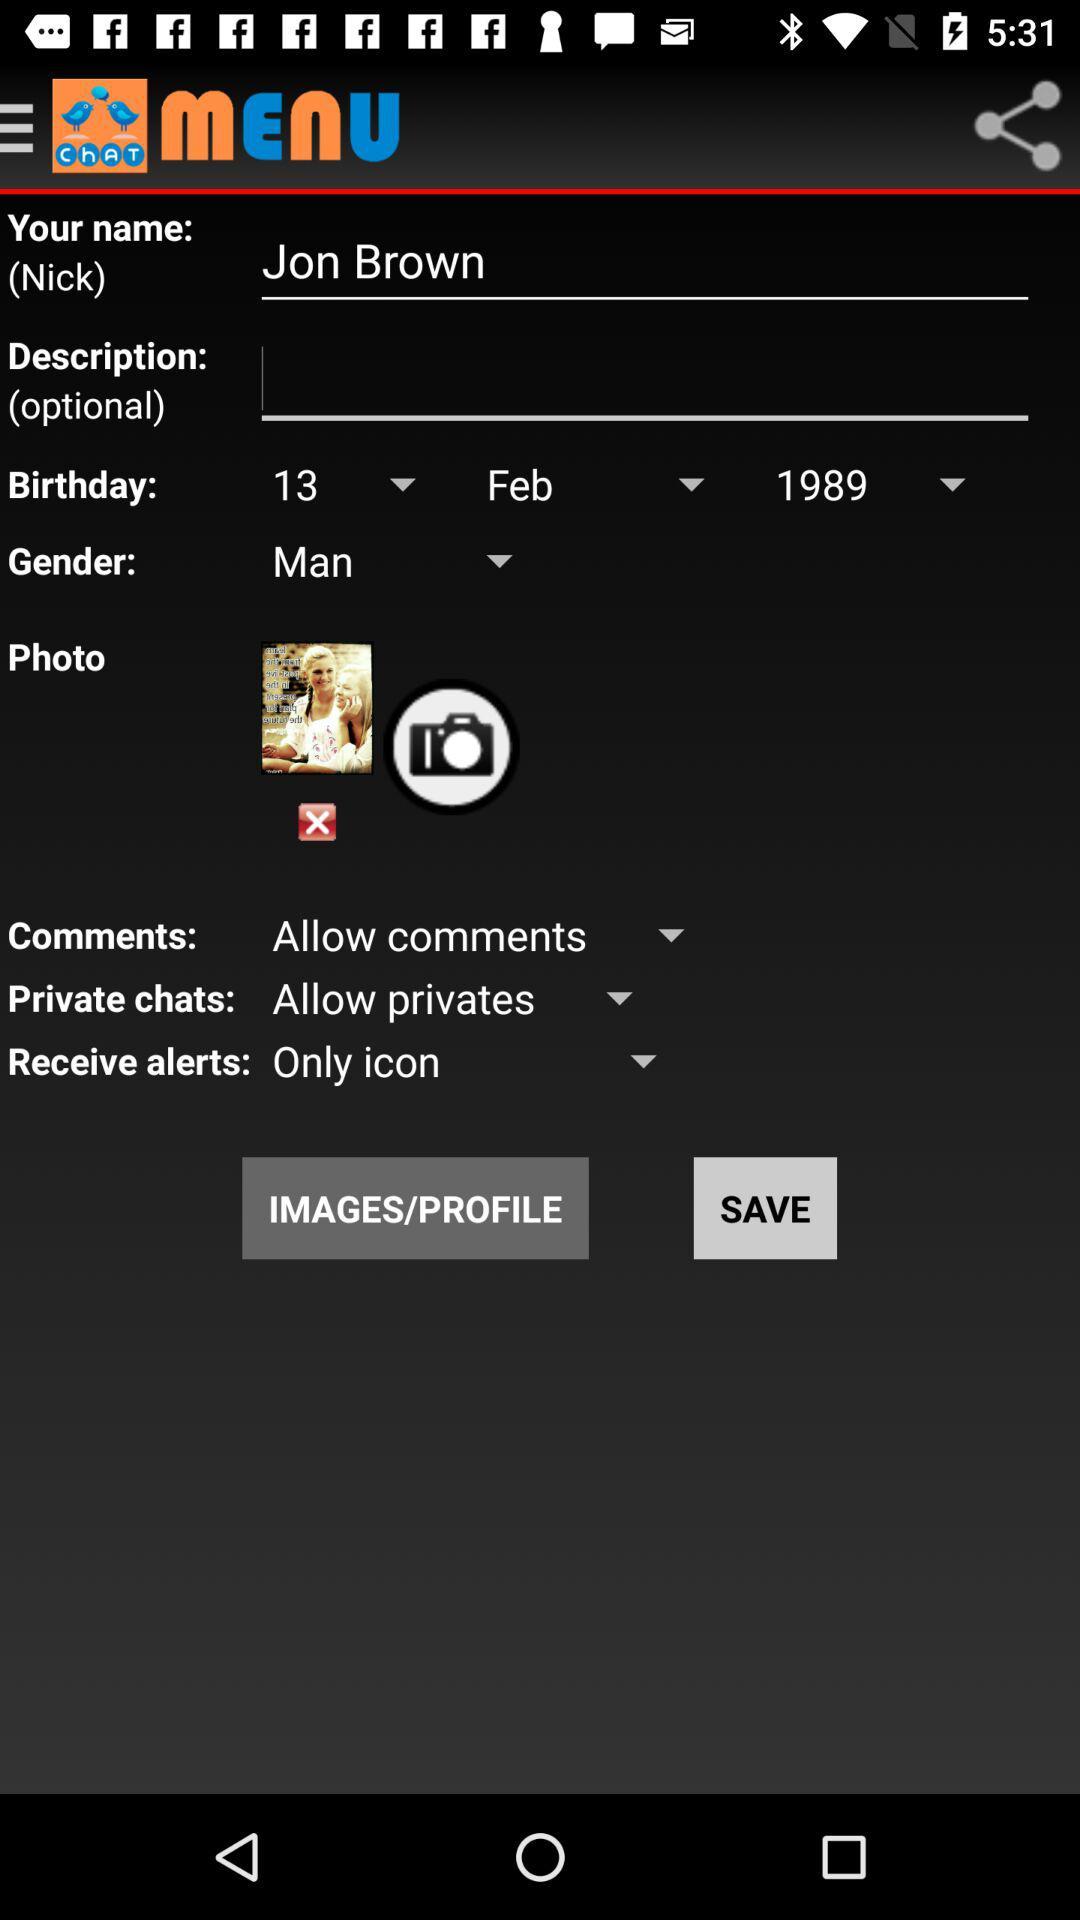 The height and width of the screenshot is (1920, 1080). Describe the element at coordinates (644, 379) in the screenshot. I see `screen page` at that location.